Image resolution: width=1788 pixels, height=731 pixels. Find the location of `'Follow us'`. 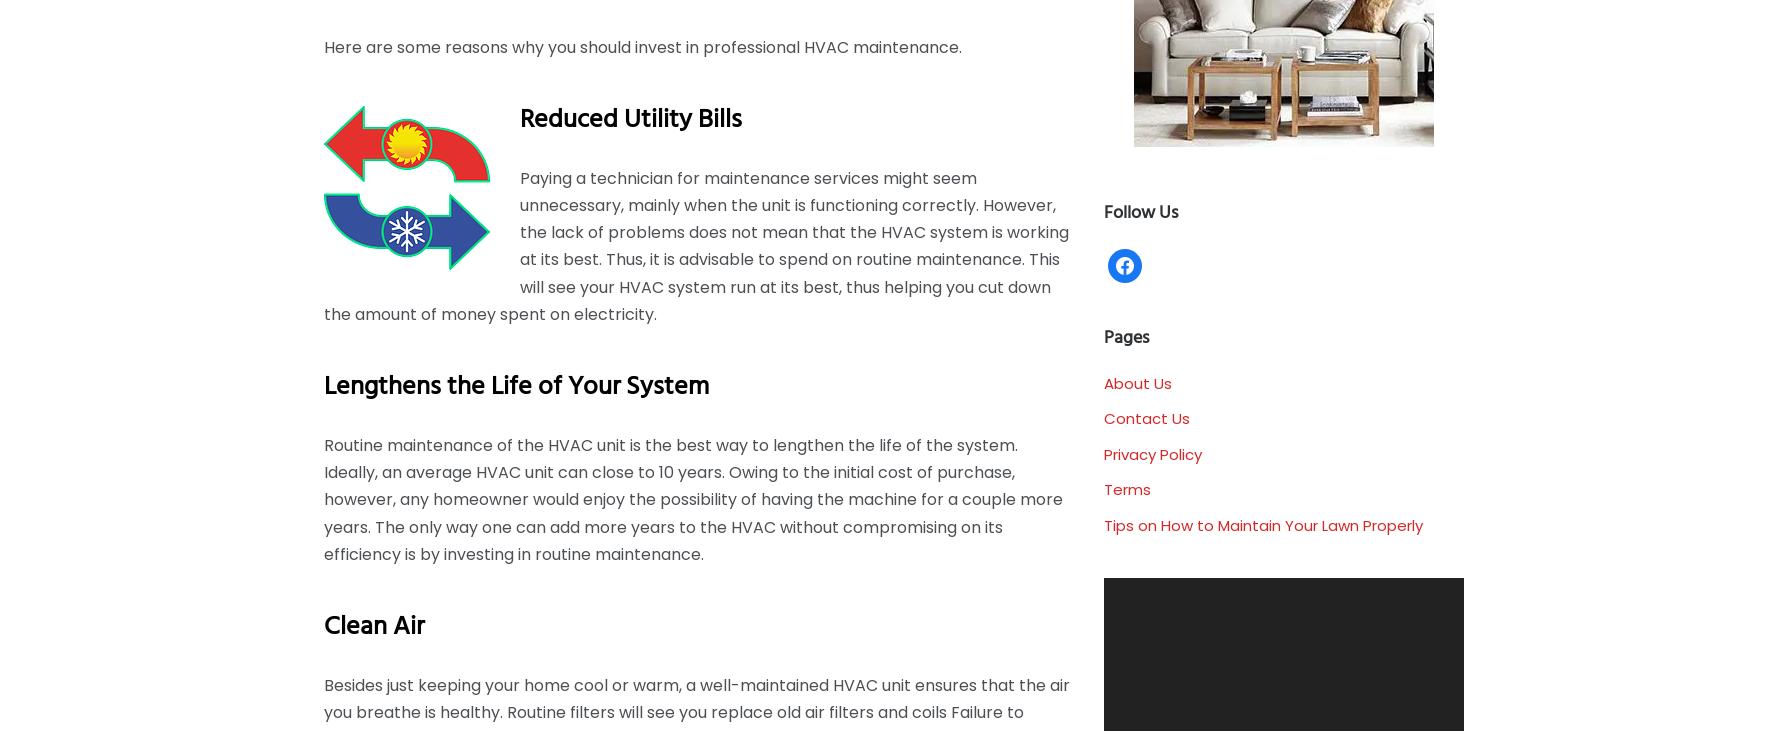

'Follow us' is located at coordinates (1103, 212).